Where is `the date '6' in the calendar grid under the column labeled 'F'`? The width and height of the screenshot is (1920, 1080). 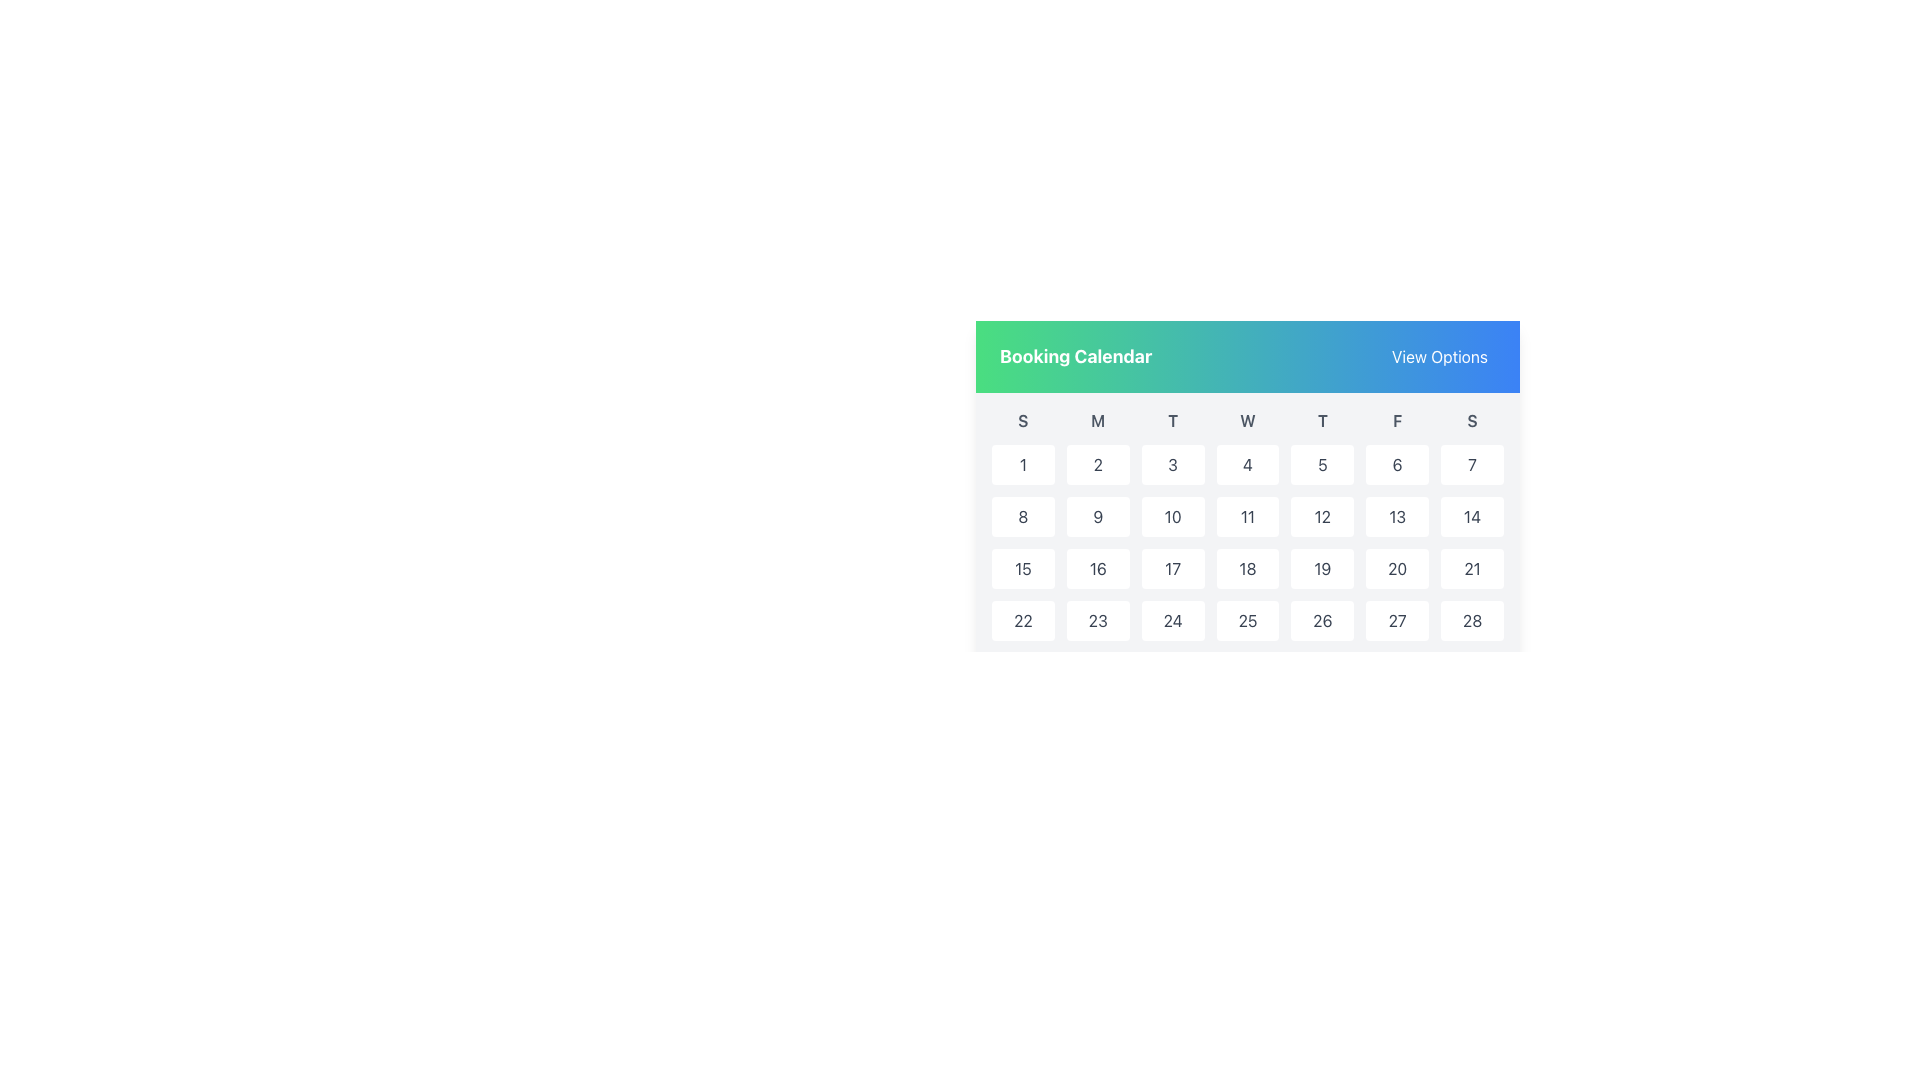 the date '6' in the calendar grid under the column labeled 'F' is located at coordinates (1396, 465).